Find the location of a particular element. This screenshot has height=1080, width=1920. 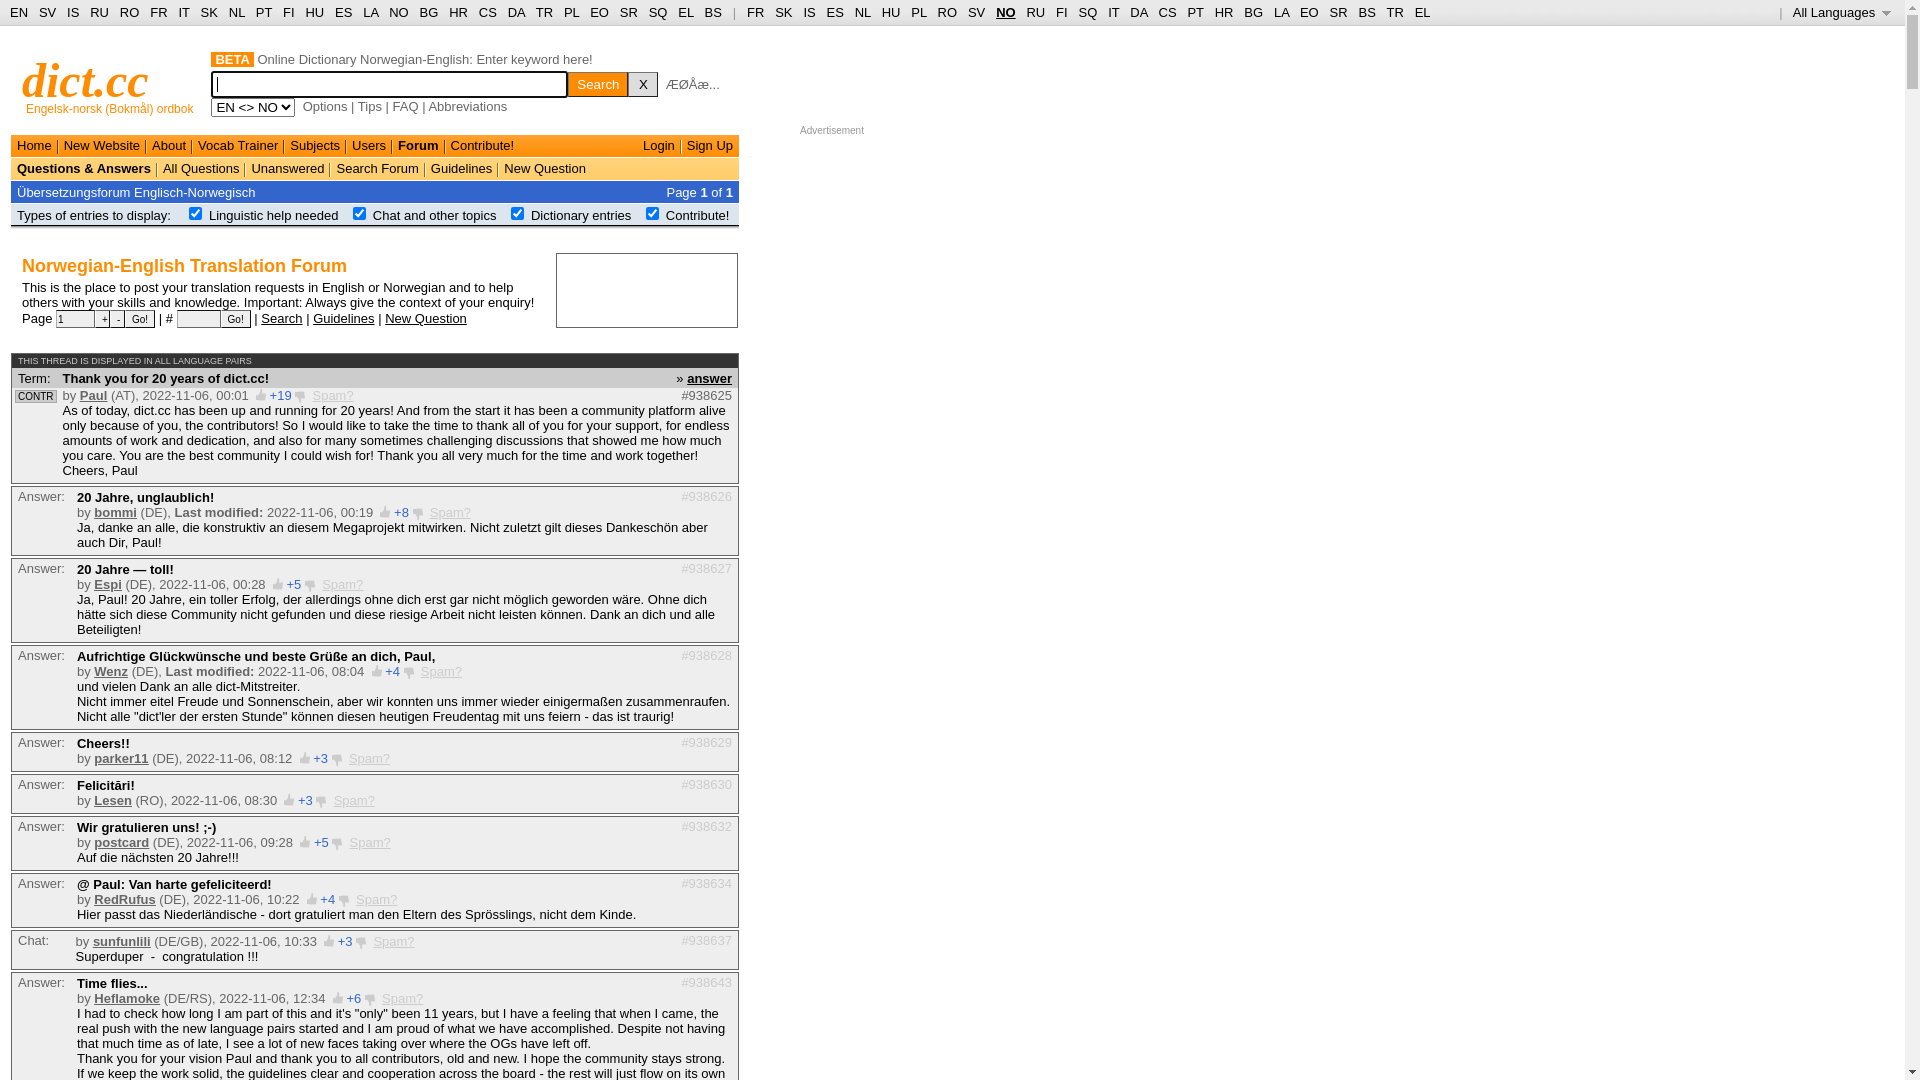

'Questions & Answers' is located at coordinates (82, 167).